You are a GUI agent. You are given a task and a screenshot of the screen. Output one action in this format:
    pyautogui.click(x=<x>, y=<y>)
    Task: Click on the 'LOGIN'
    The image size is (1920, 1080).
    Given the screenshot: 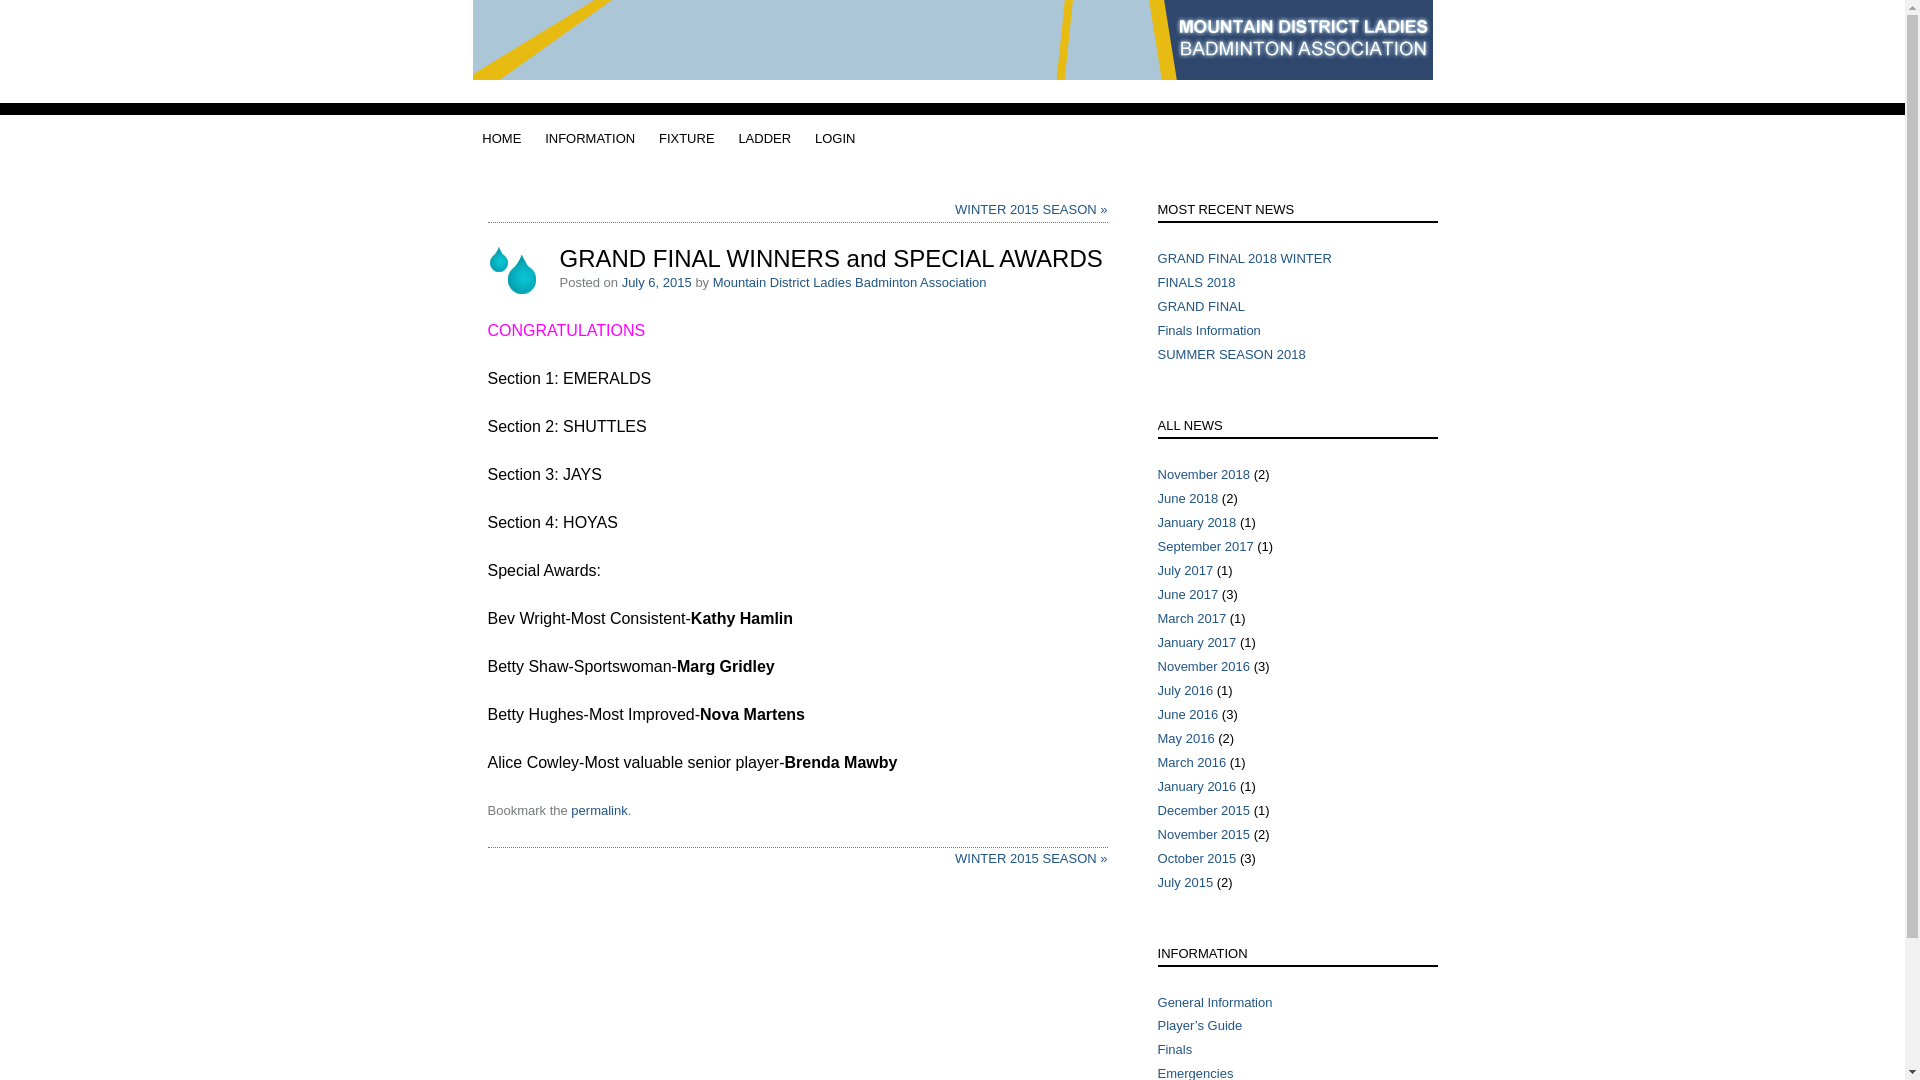 What is the action you would take?
    pyautogui.click(x=815, y=137)
    